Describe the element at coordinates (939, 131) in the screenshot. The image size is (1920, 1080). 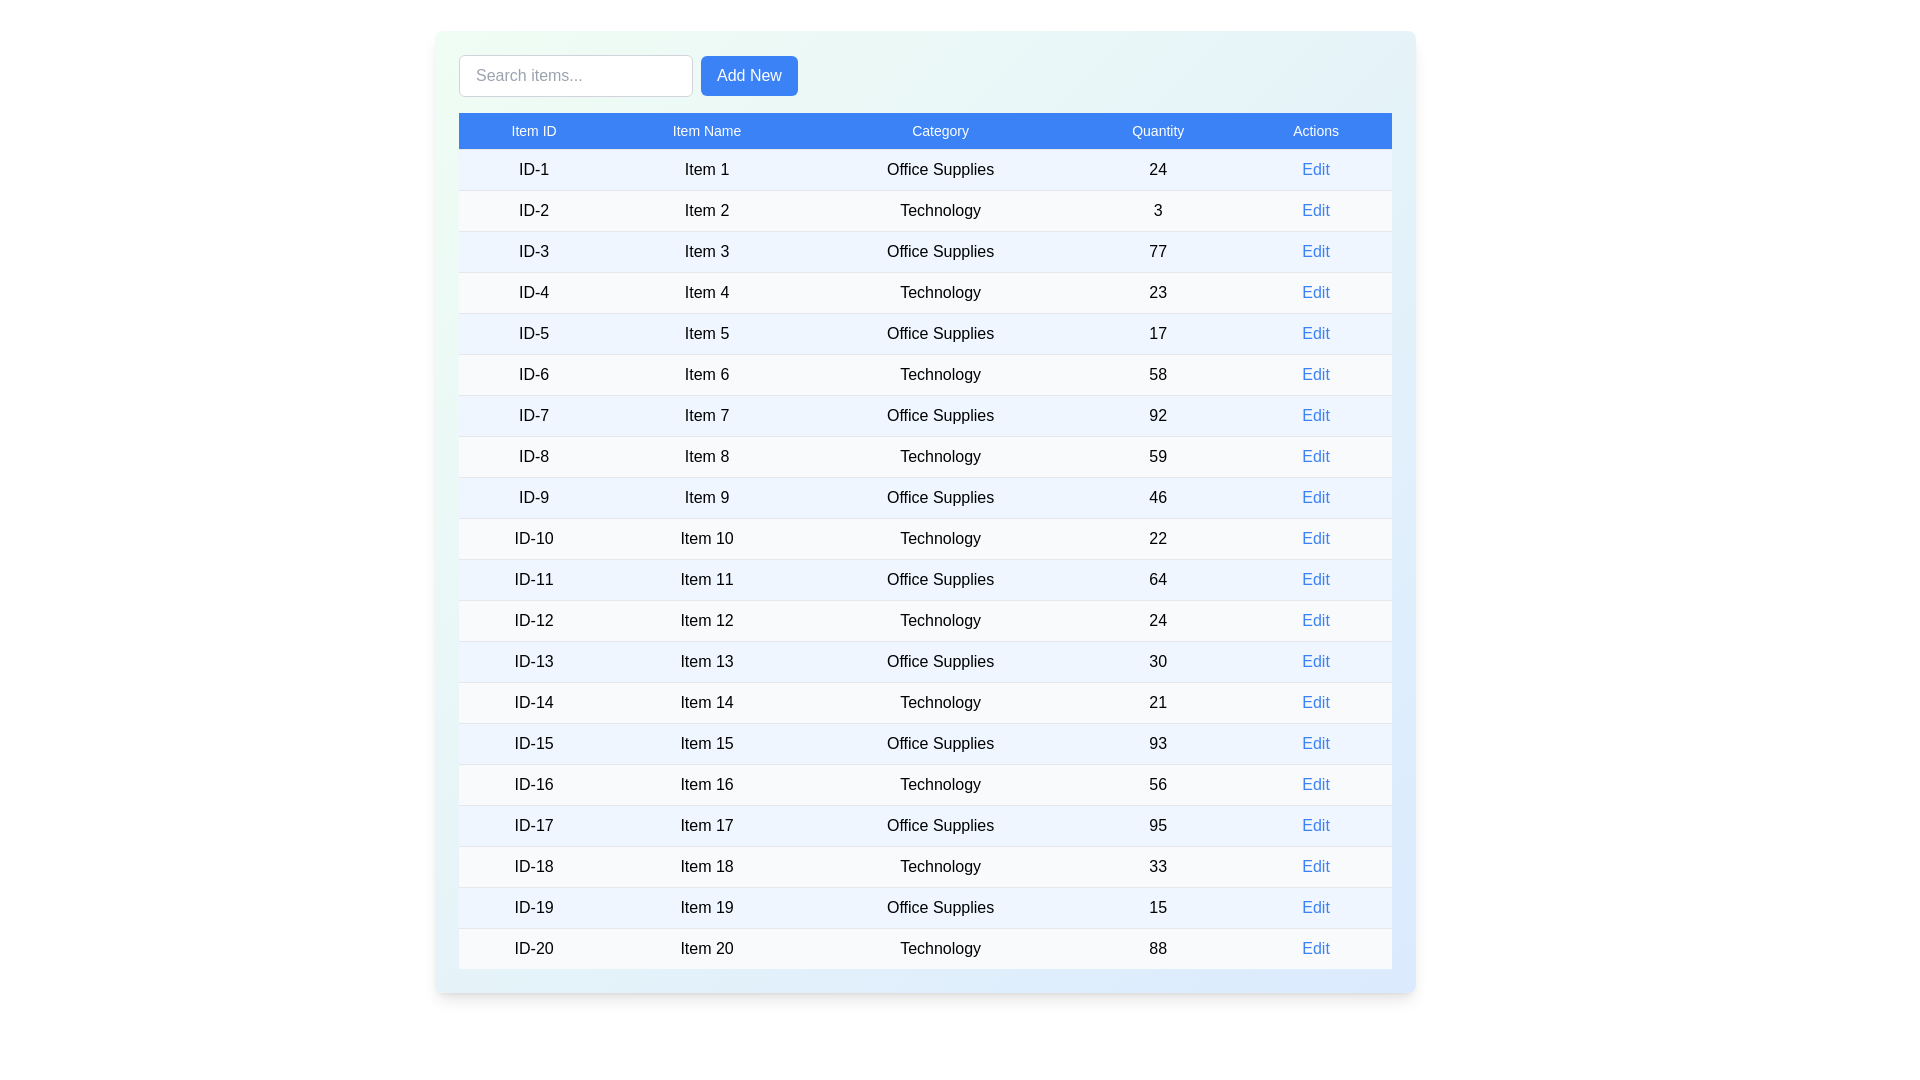
I see `the column header Category to sort the table by that column` at that location.